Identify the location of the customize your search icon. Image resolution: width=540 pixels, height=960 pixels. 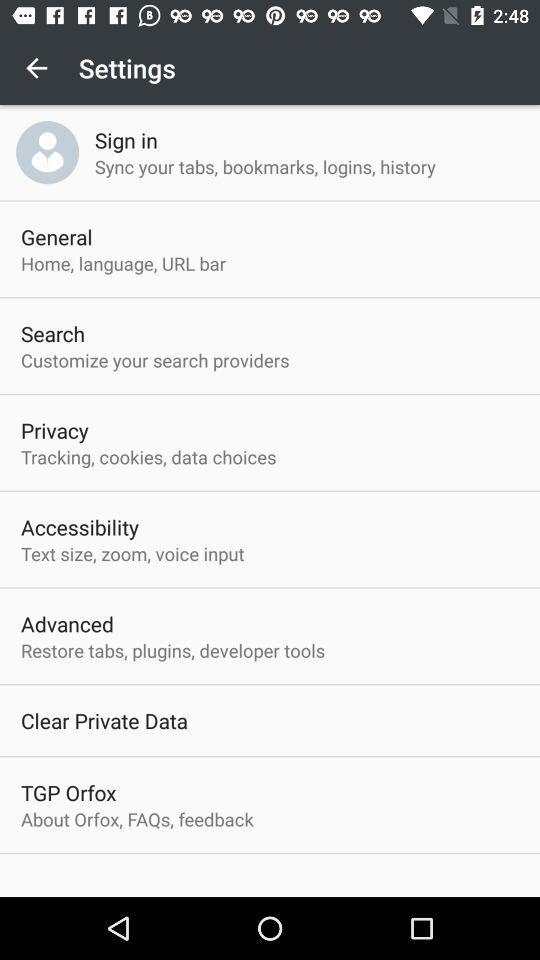
(154, 360).